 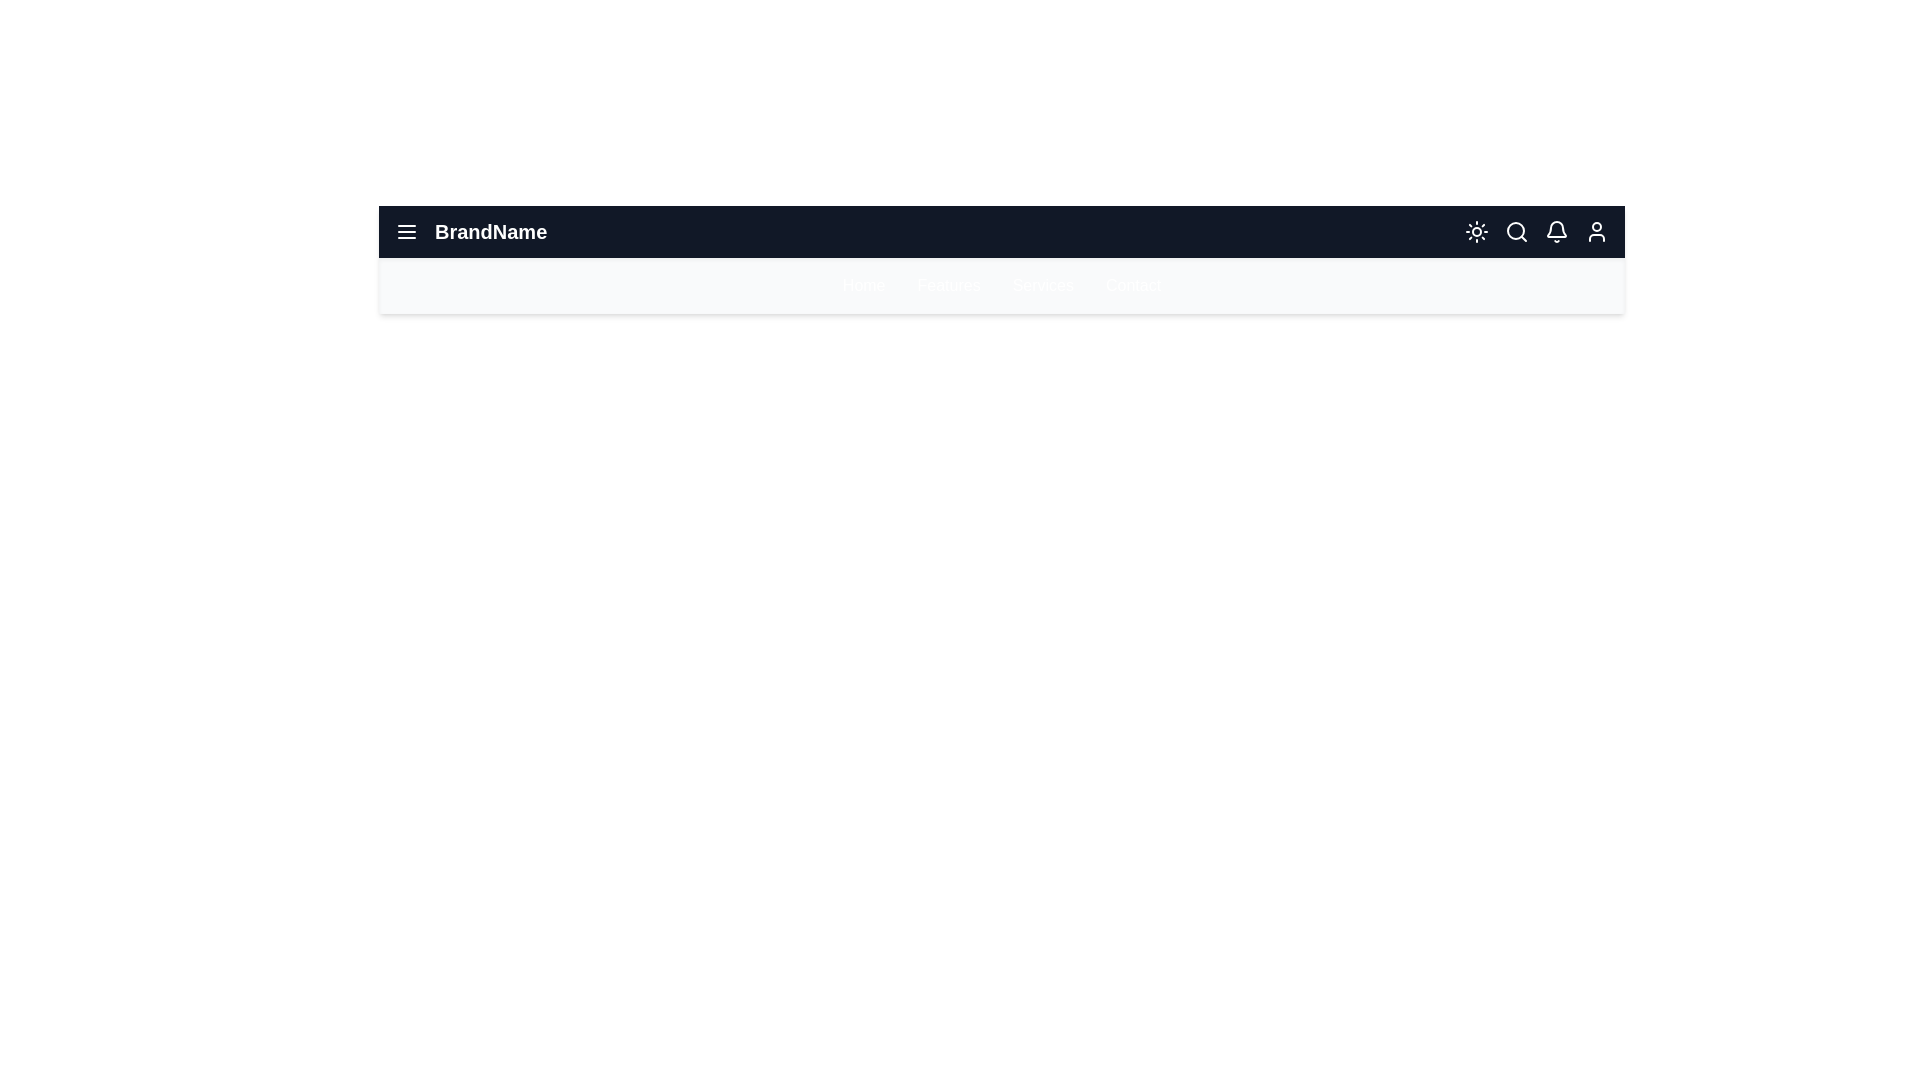 I want to click on the 'Home' navigation link, so click(x=864, y=285).